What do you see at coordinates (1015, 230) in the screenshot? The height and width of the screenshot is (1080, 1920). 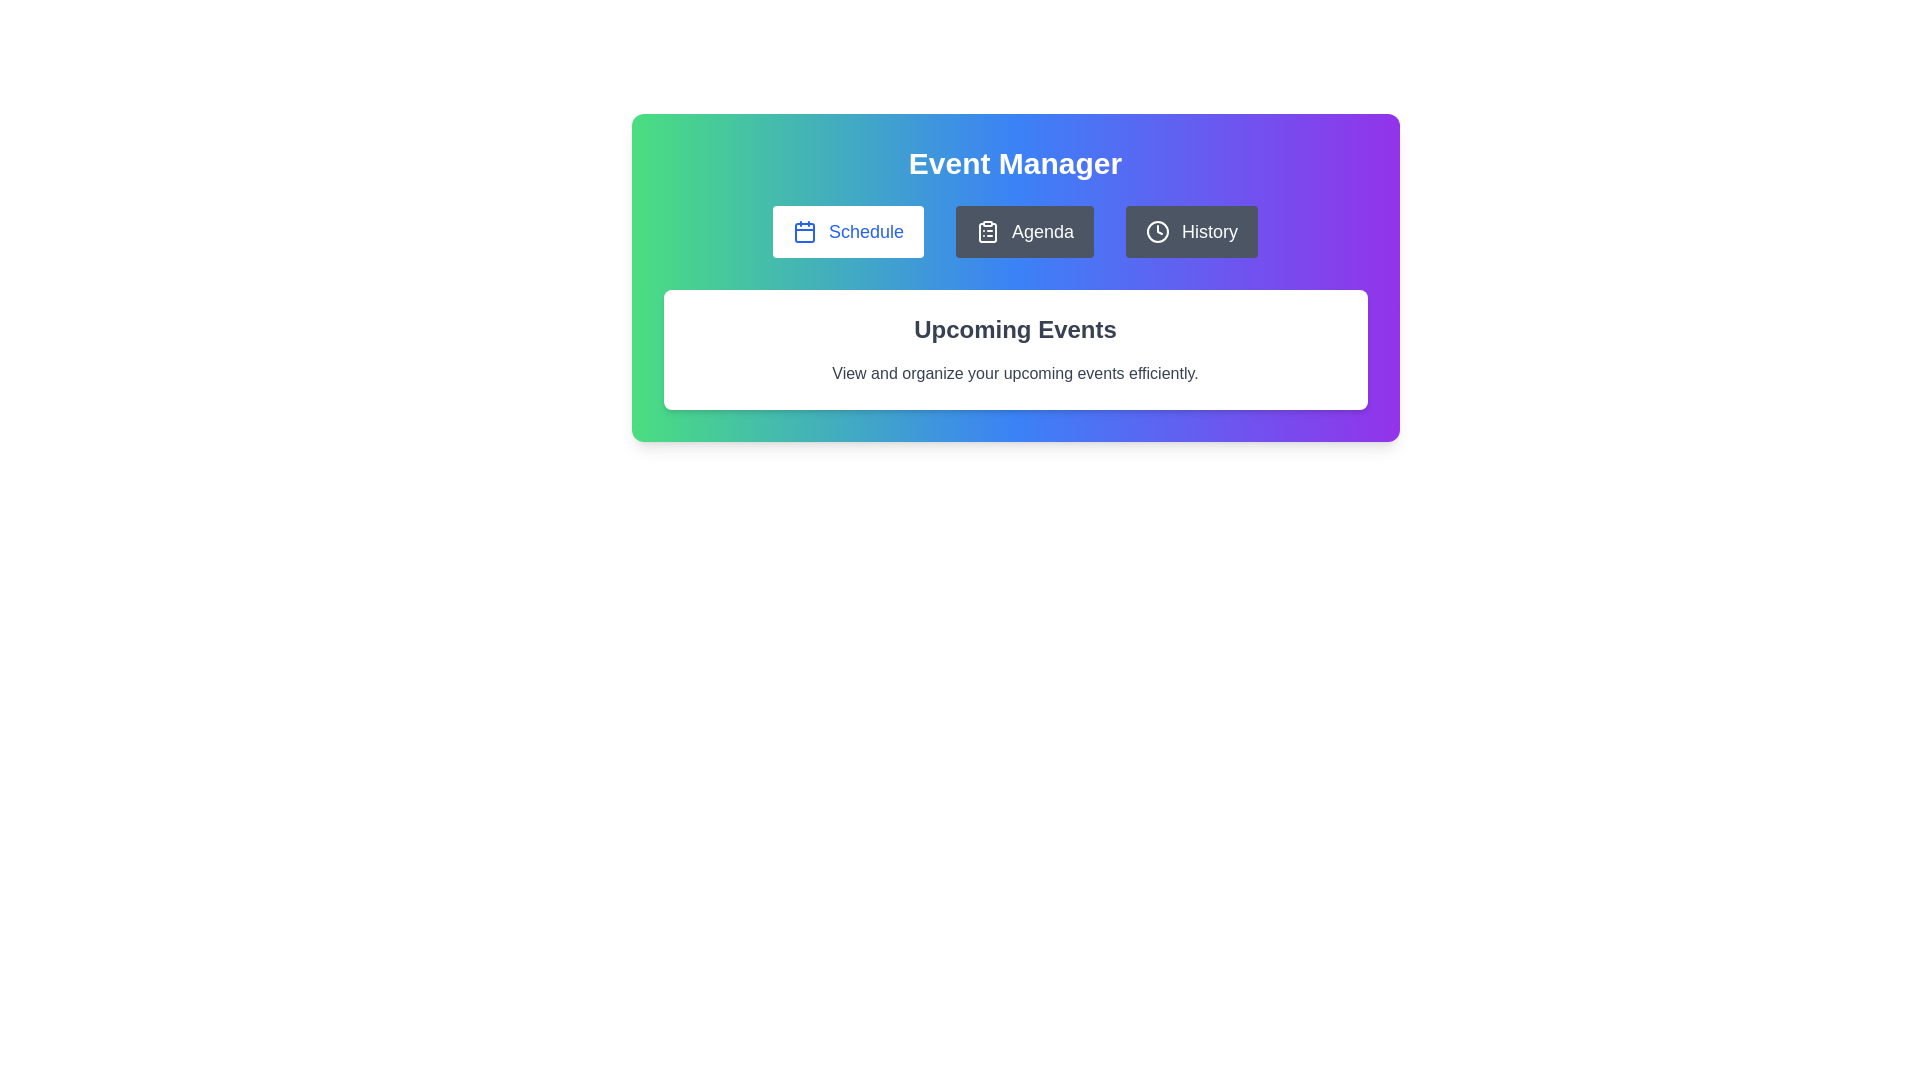 I see `one of the buttons in the Navigation bar of the Event Manager card` at bounding box center [1015, 230].